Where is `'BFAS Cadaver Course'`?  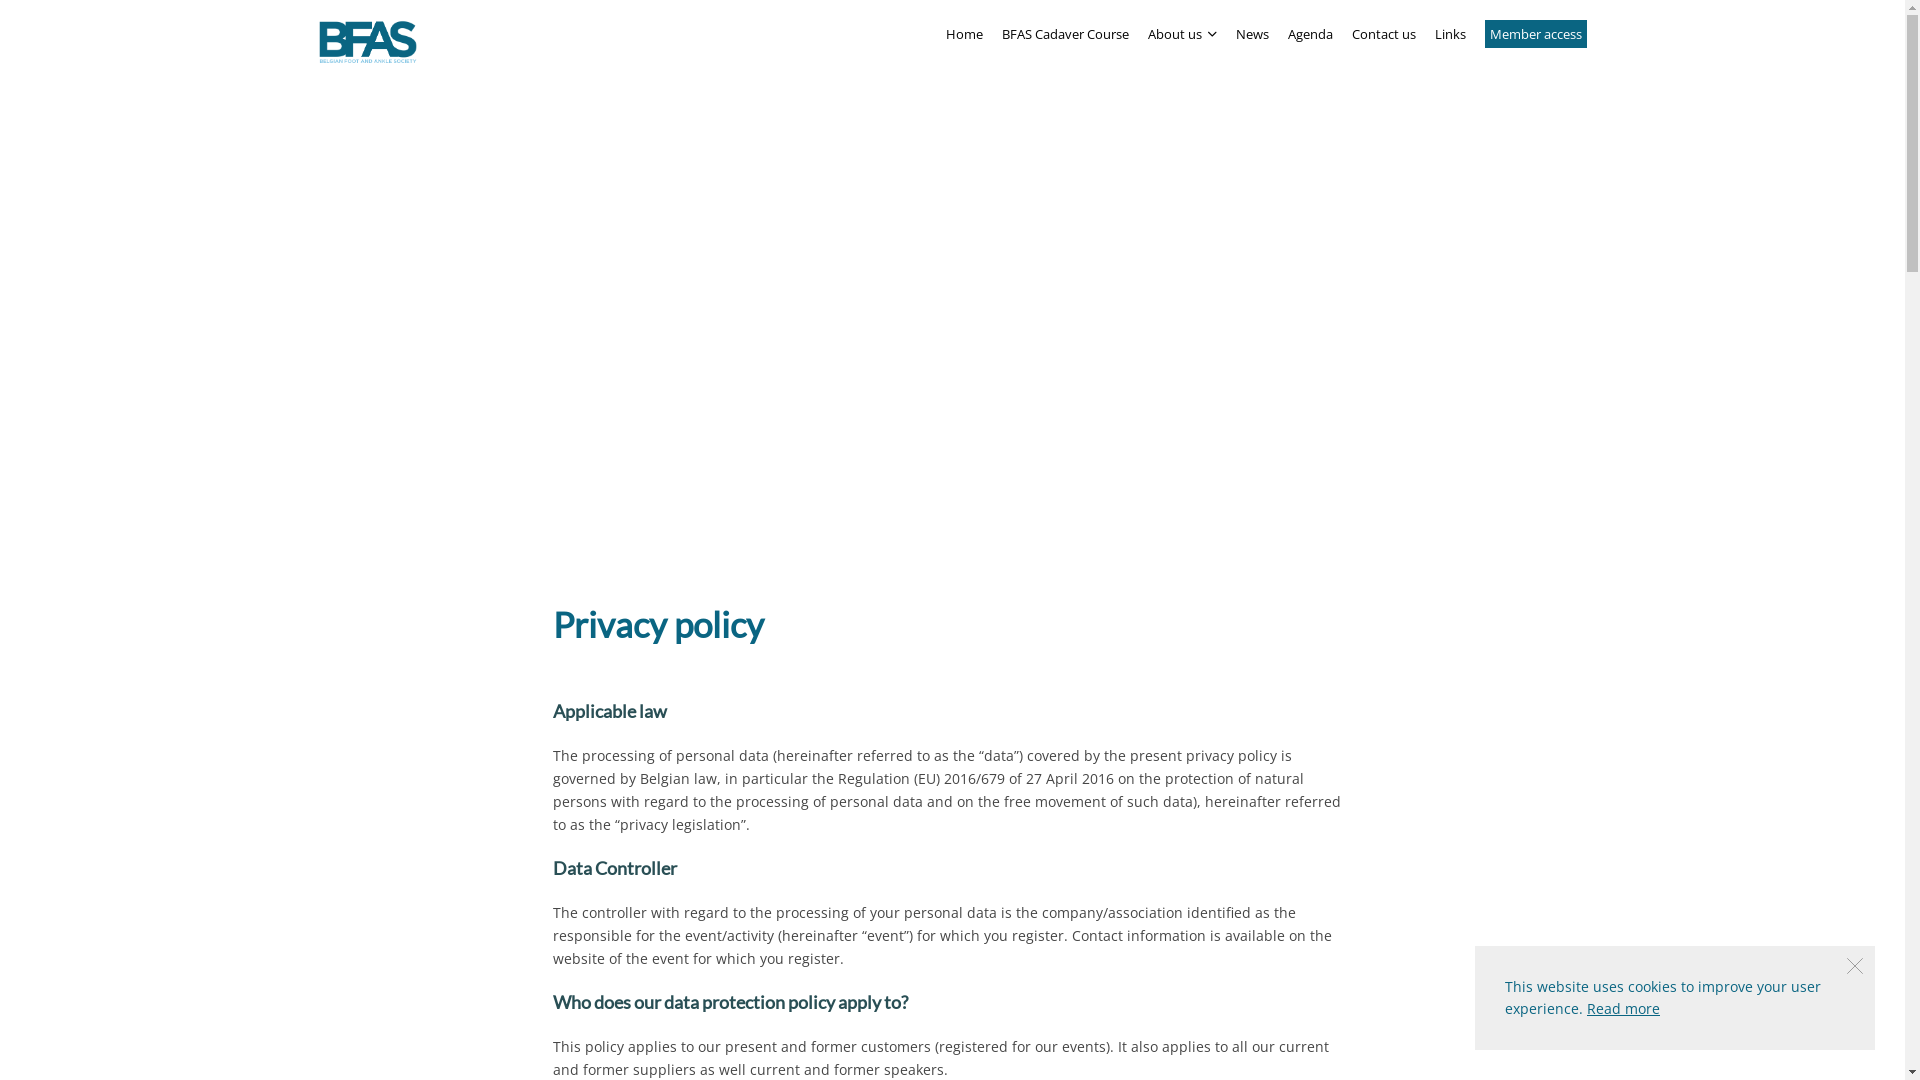 'BFAS Cadaver Course' is located at coordinates (1002, 34).